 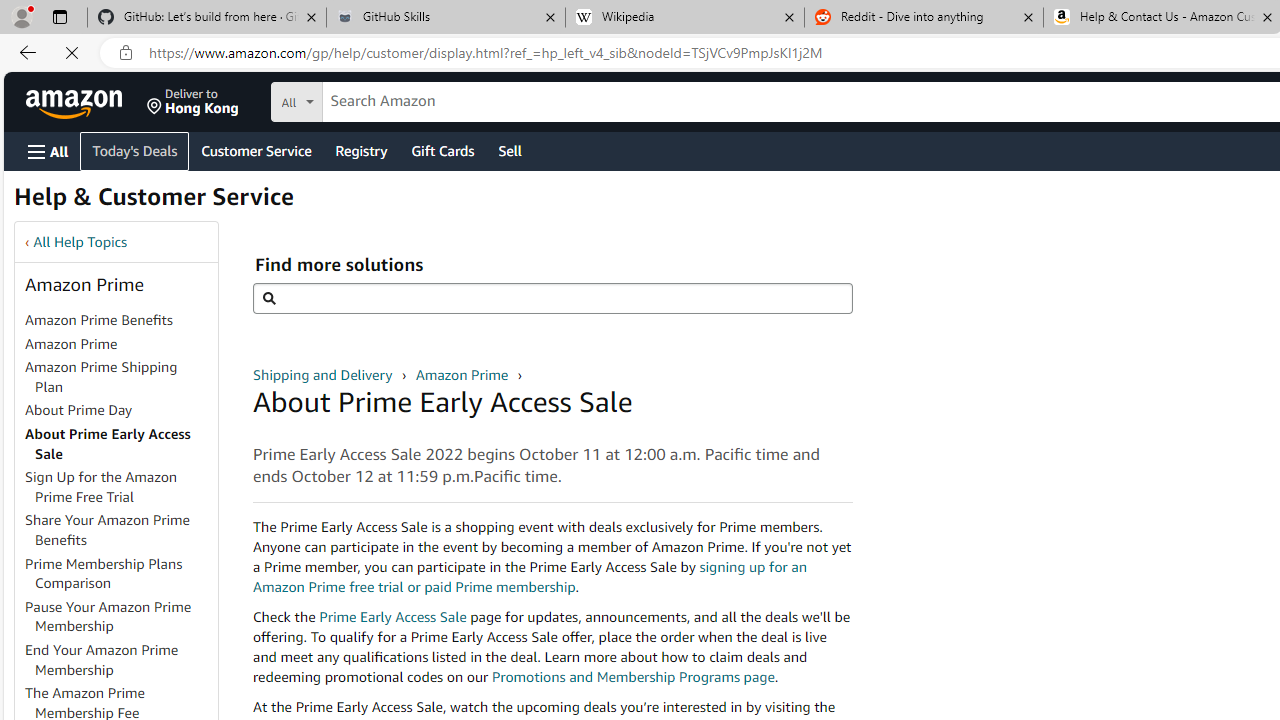 What do you see at coordinates (510, 149) in the screenshot?
I see `'Sell'` at bounding box center [510, 149].